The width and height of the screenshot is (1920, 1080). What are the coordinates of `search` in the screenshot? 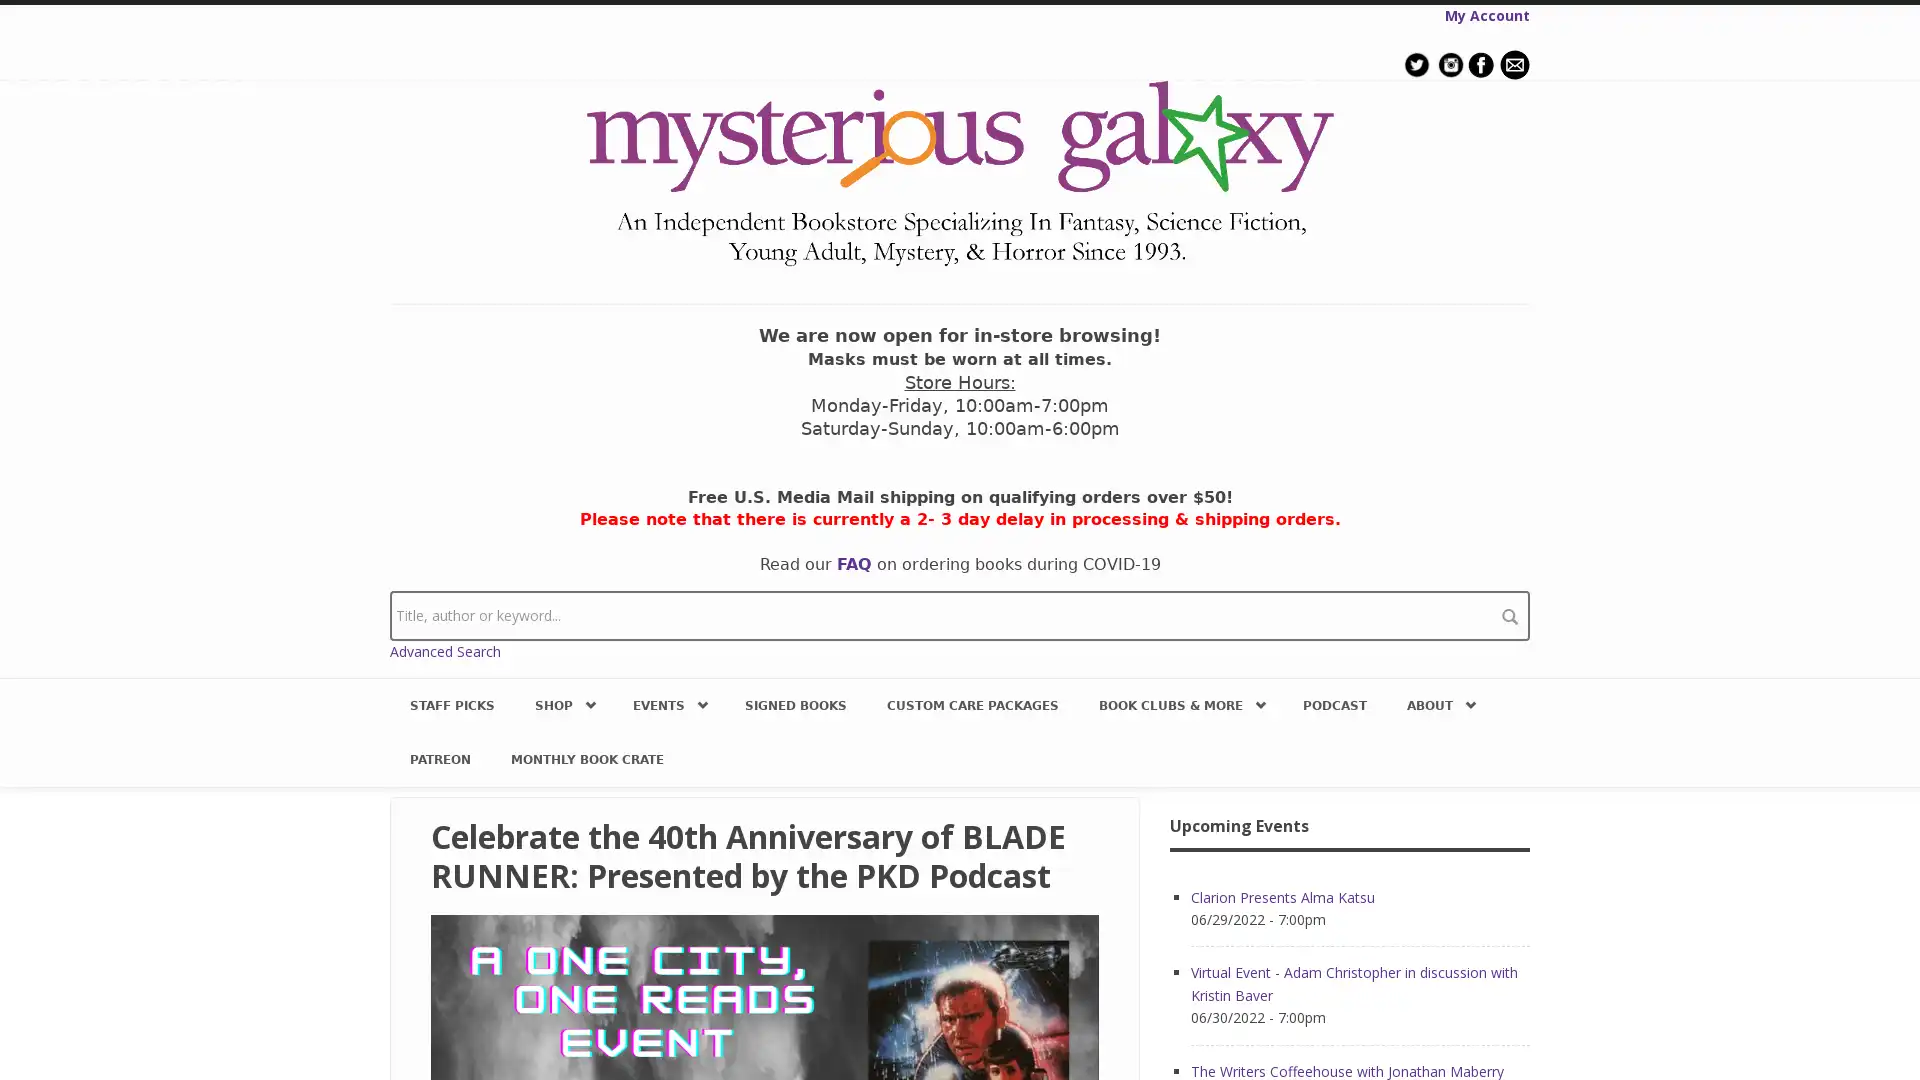 It's located at (1510, 615).